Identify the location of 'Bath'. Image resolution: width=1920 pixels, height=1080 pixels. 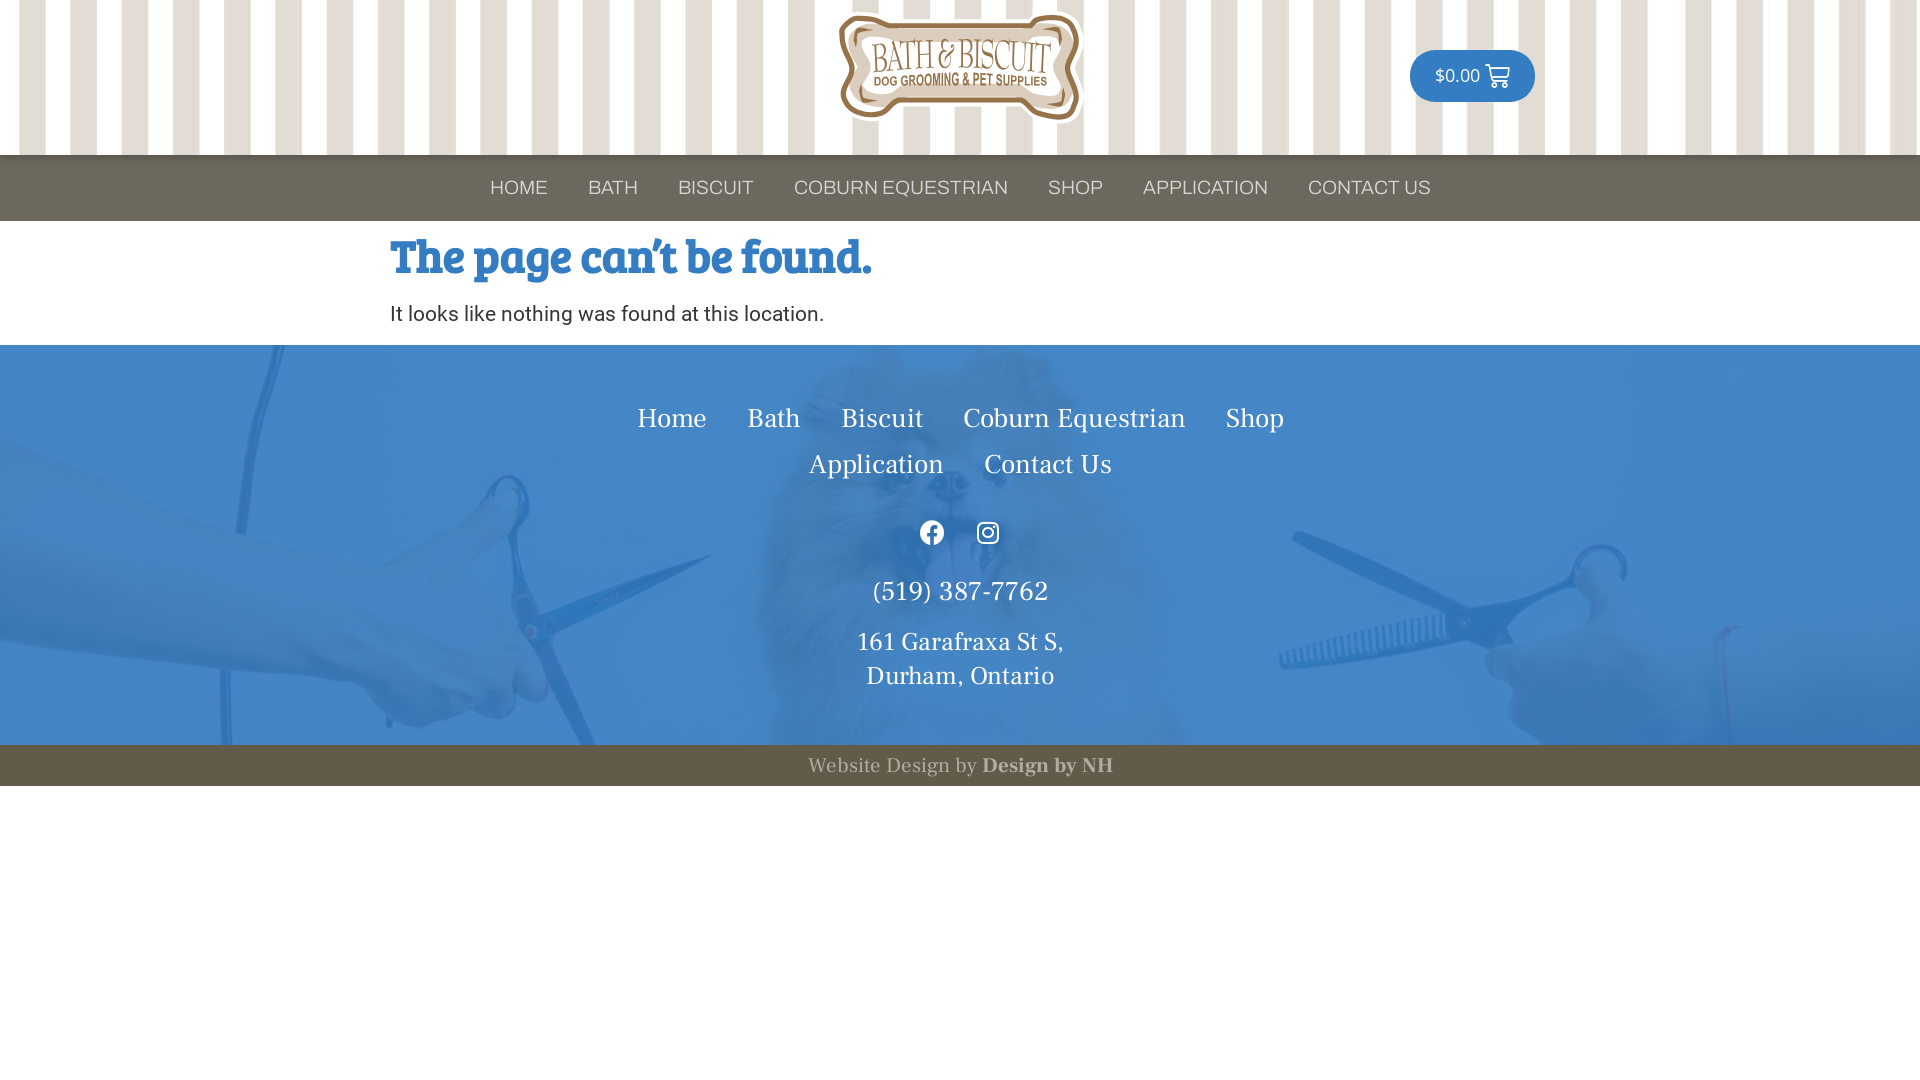
(724, 418).